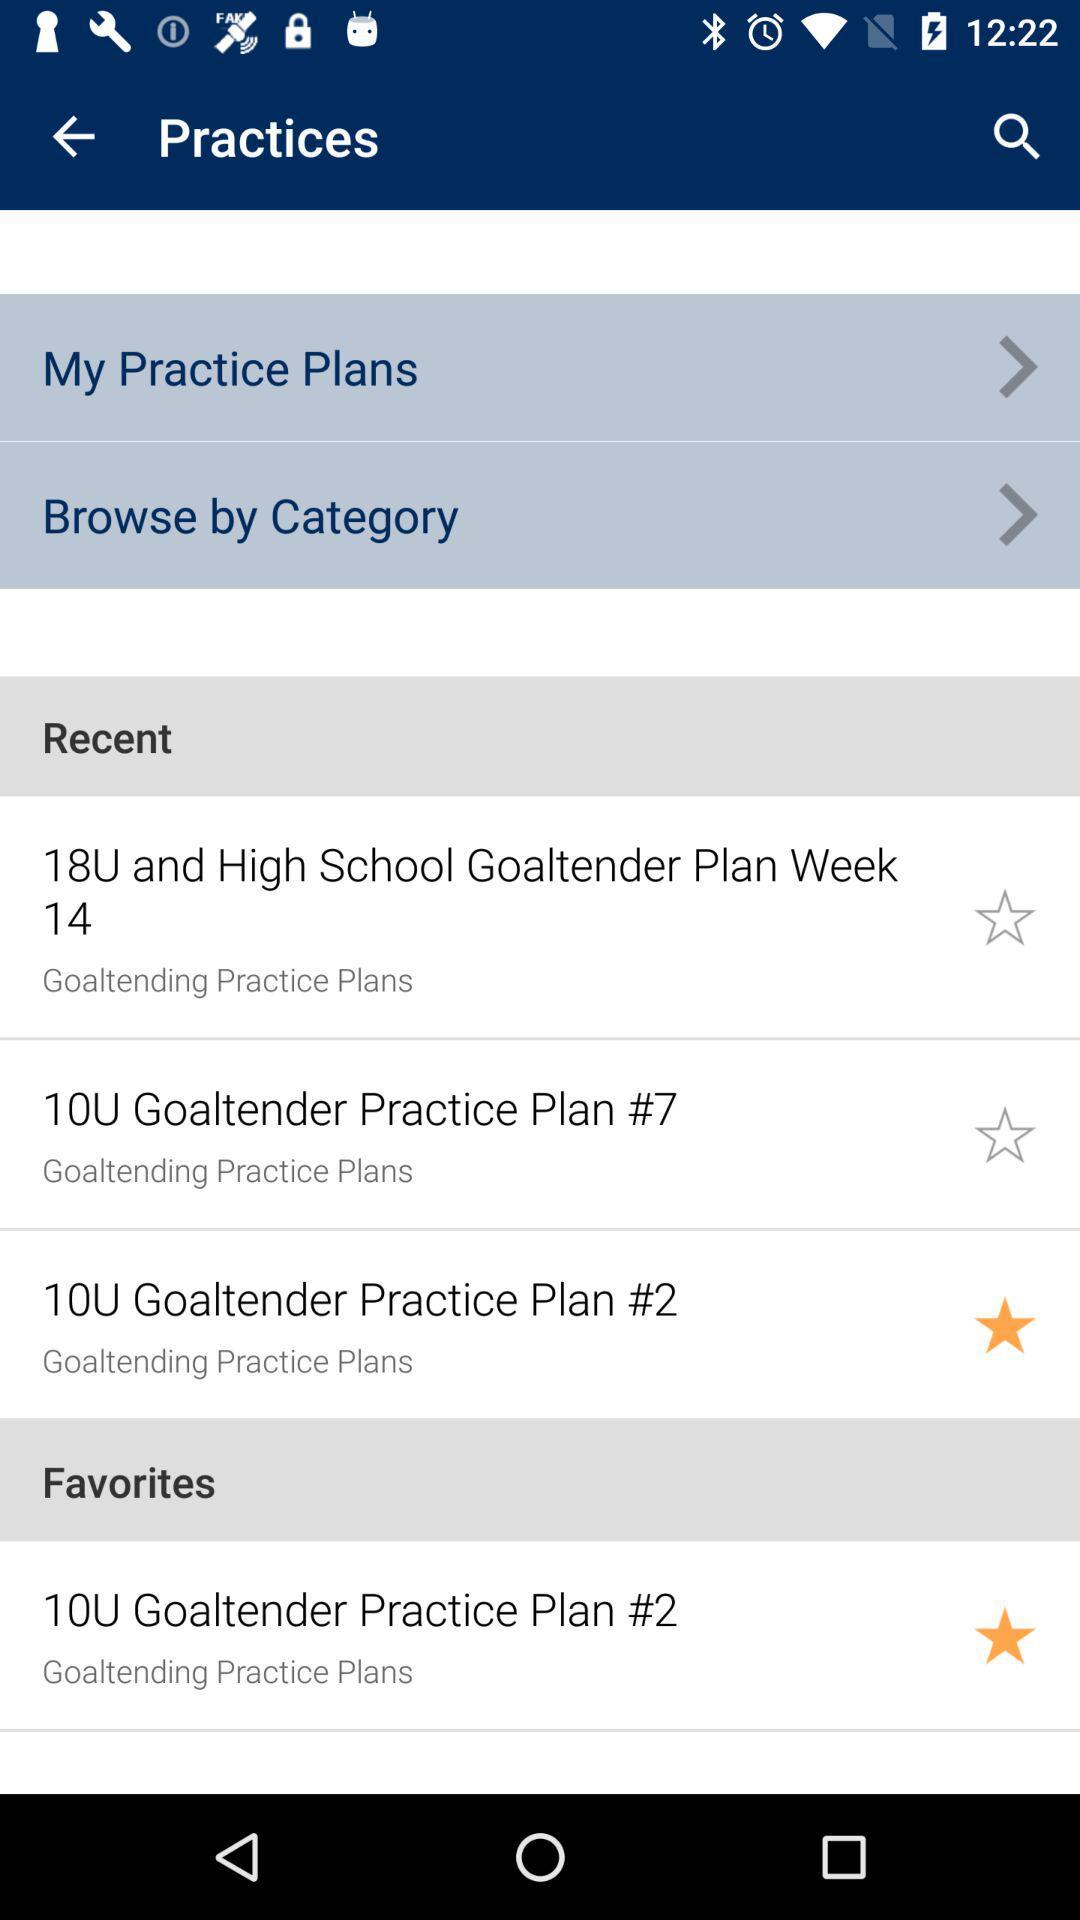 This screenshot has height=1920, width=1080. I want to click on the app next to the practices item, so click(1017, 135).